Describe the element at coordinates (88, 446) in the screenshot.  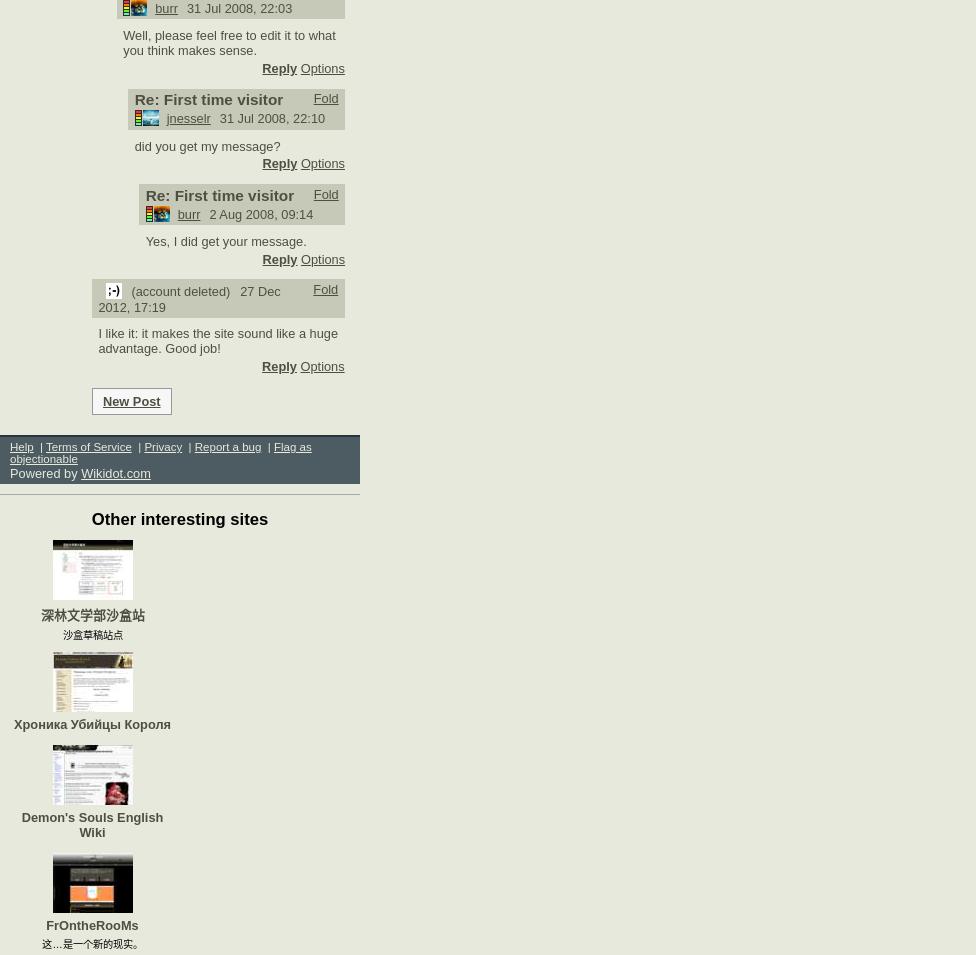
I see `'Terms of Service'` at that location.